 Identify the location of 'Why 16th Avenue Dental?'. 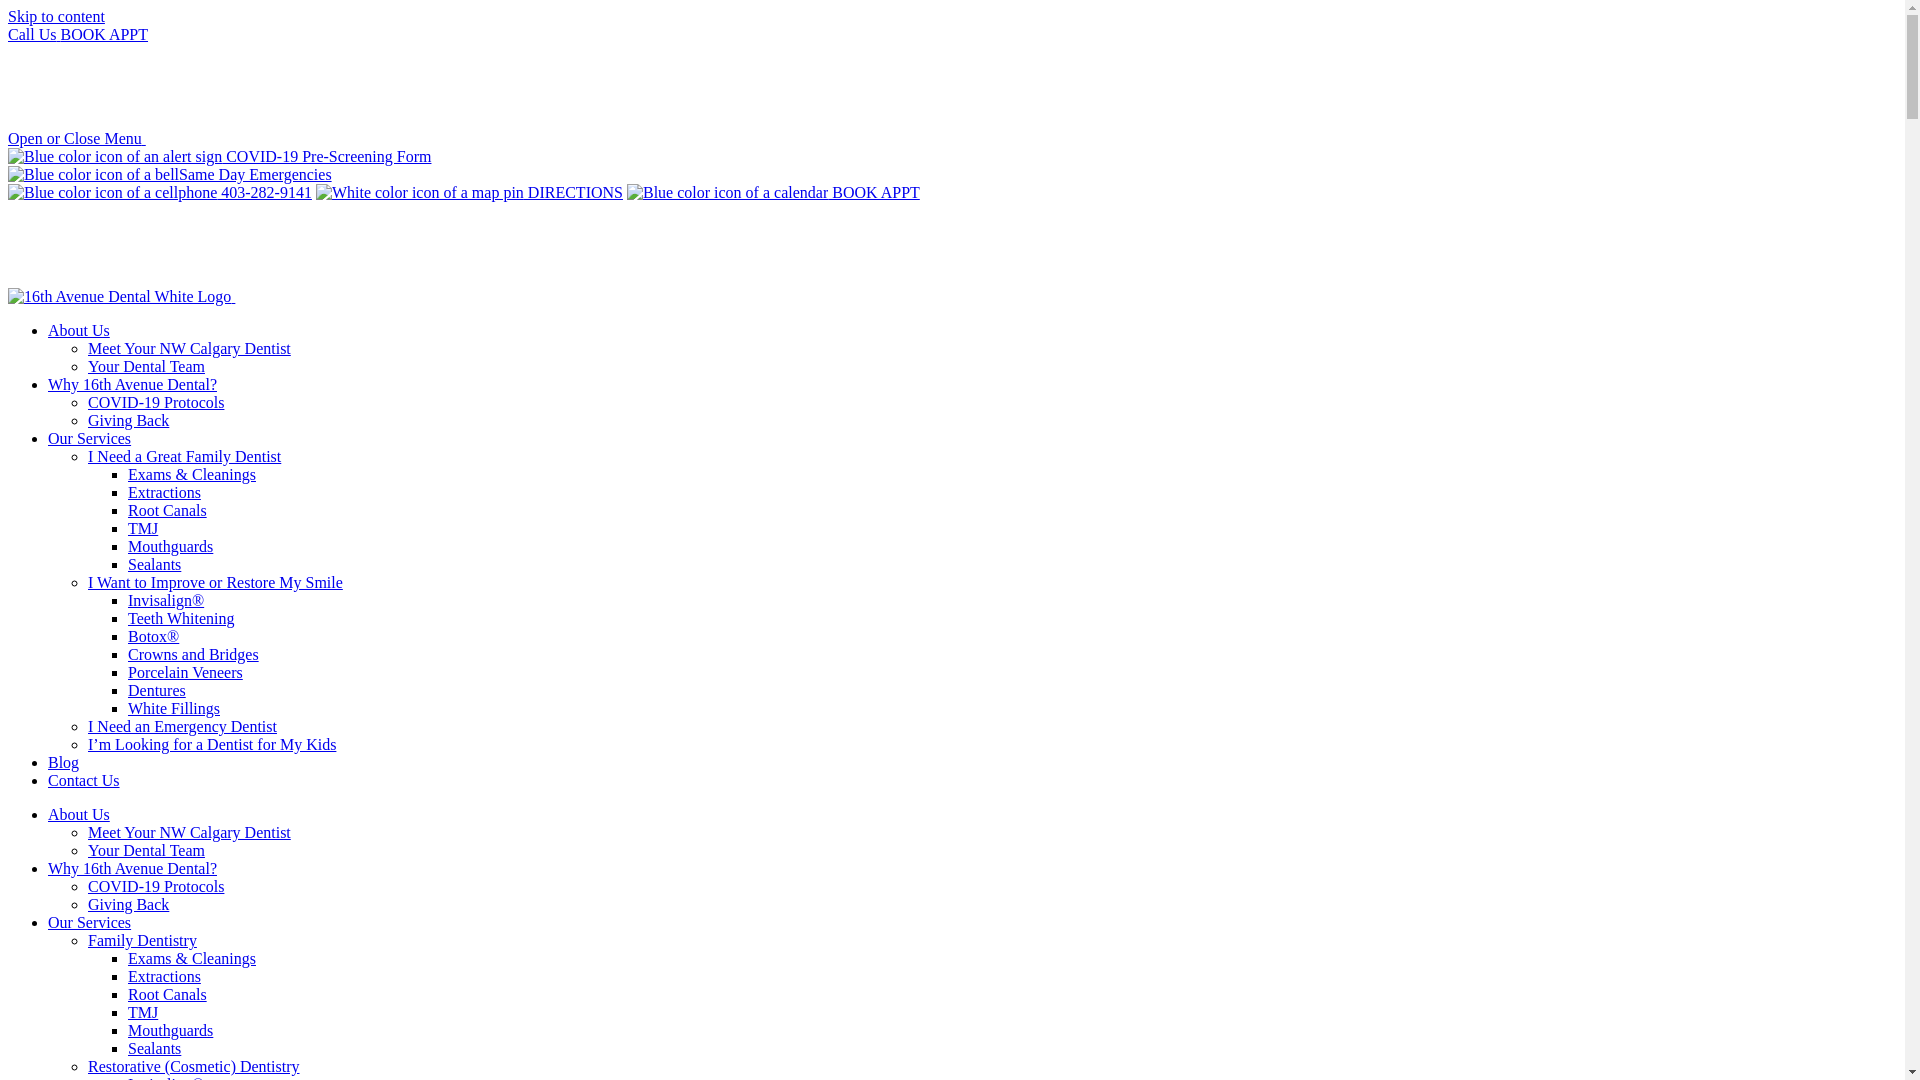
(48, 384).